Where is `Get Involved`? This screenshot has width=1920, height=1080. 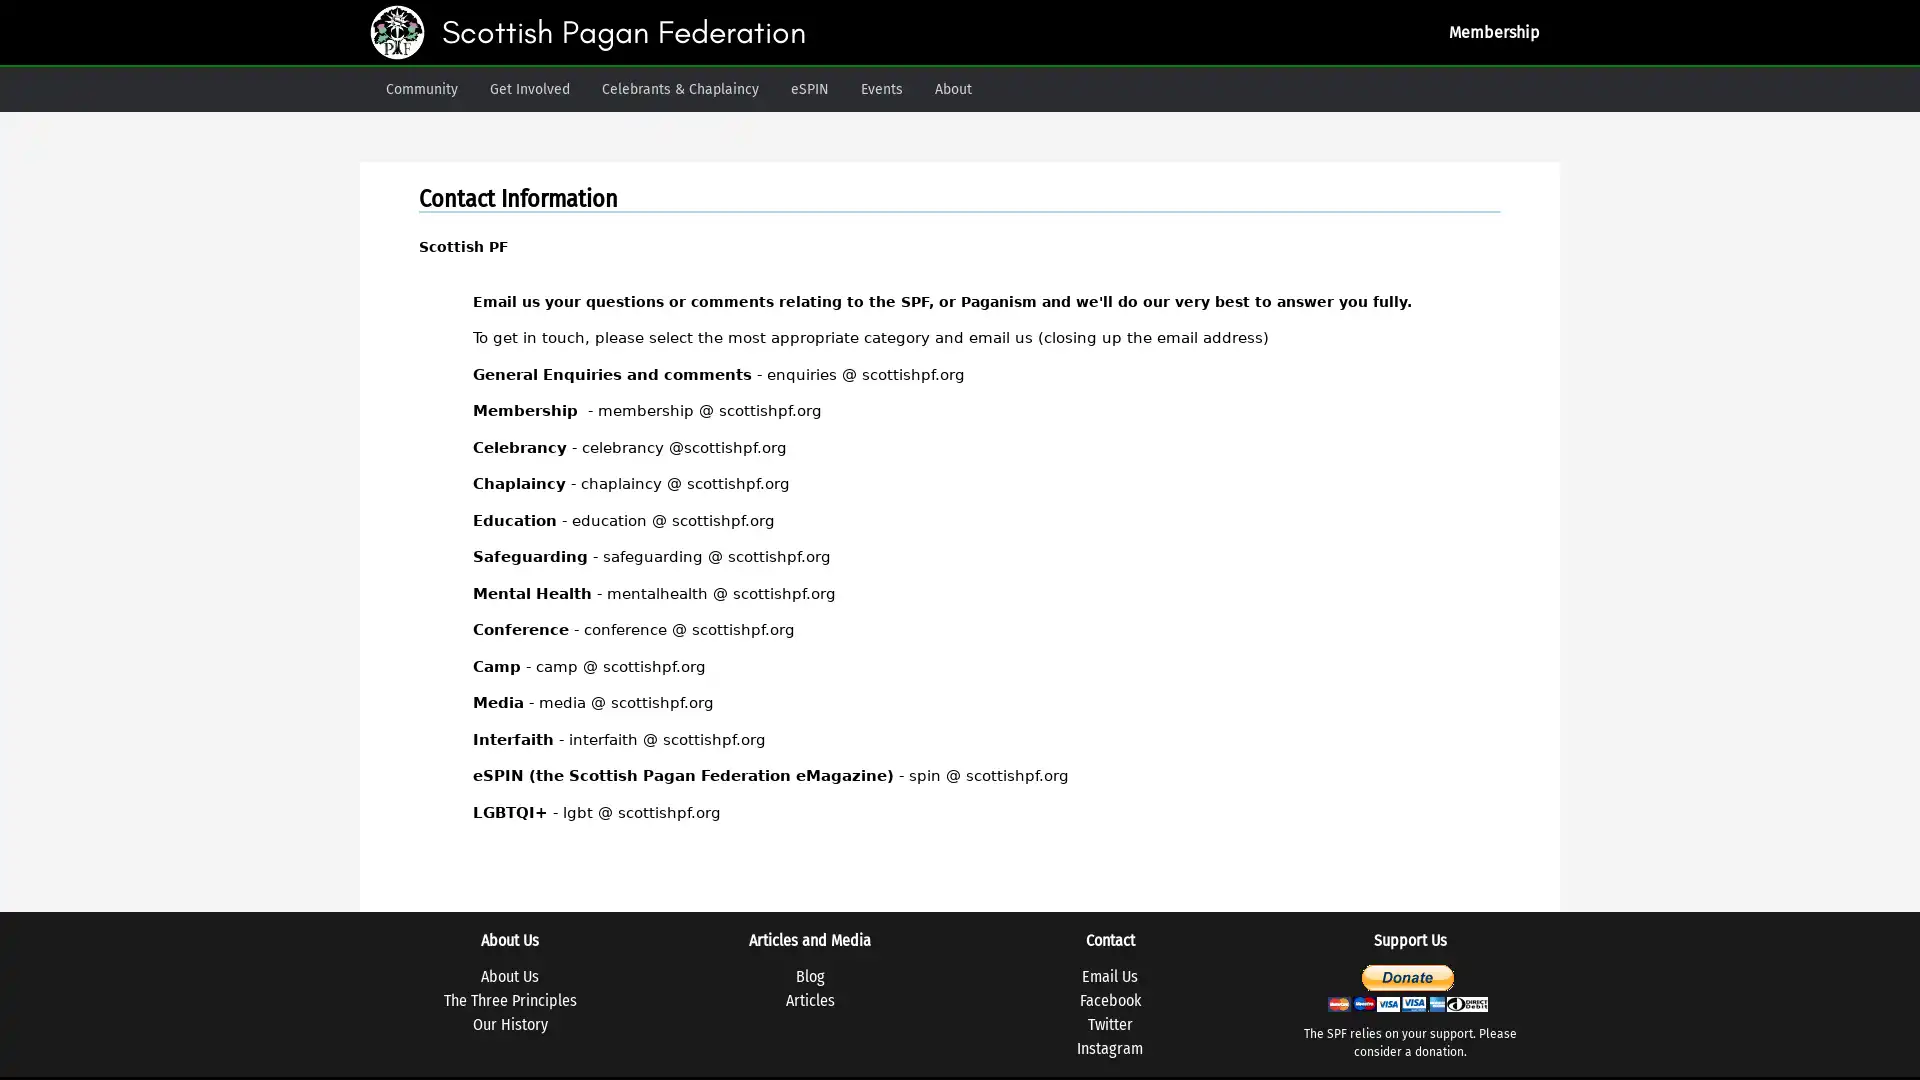 Get Involved is located at coordinates (529, 88).